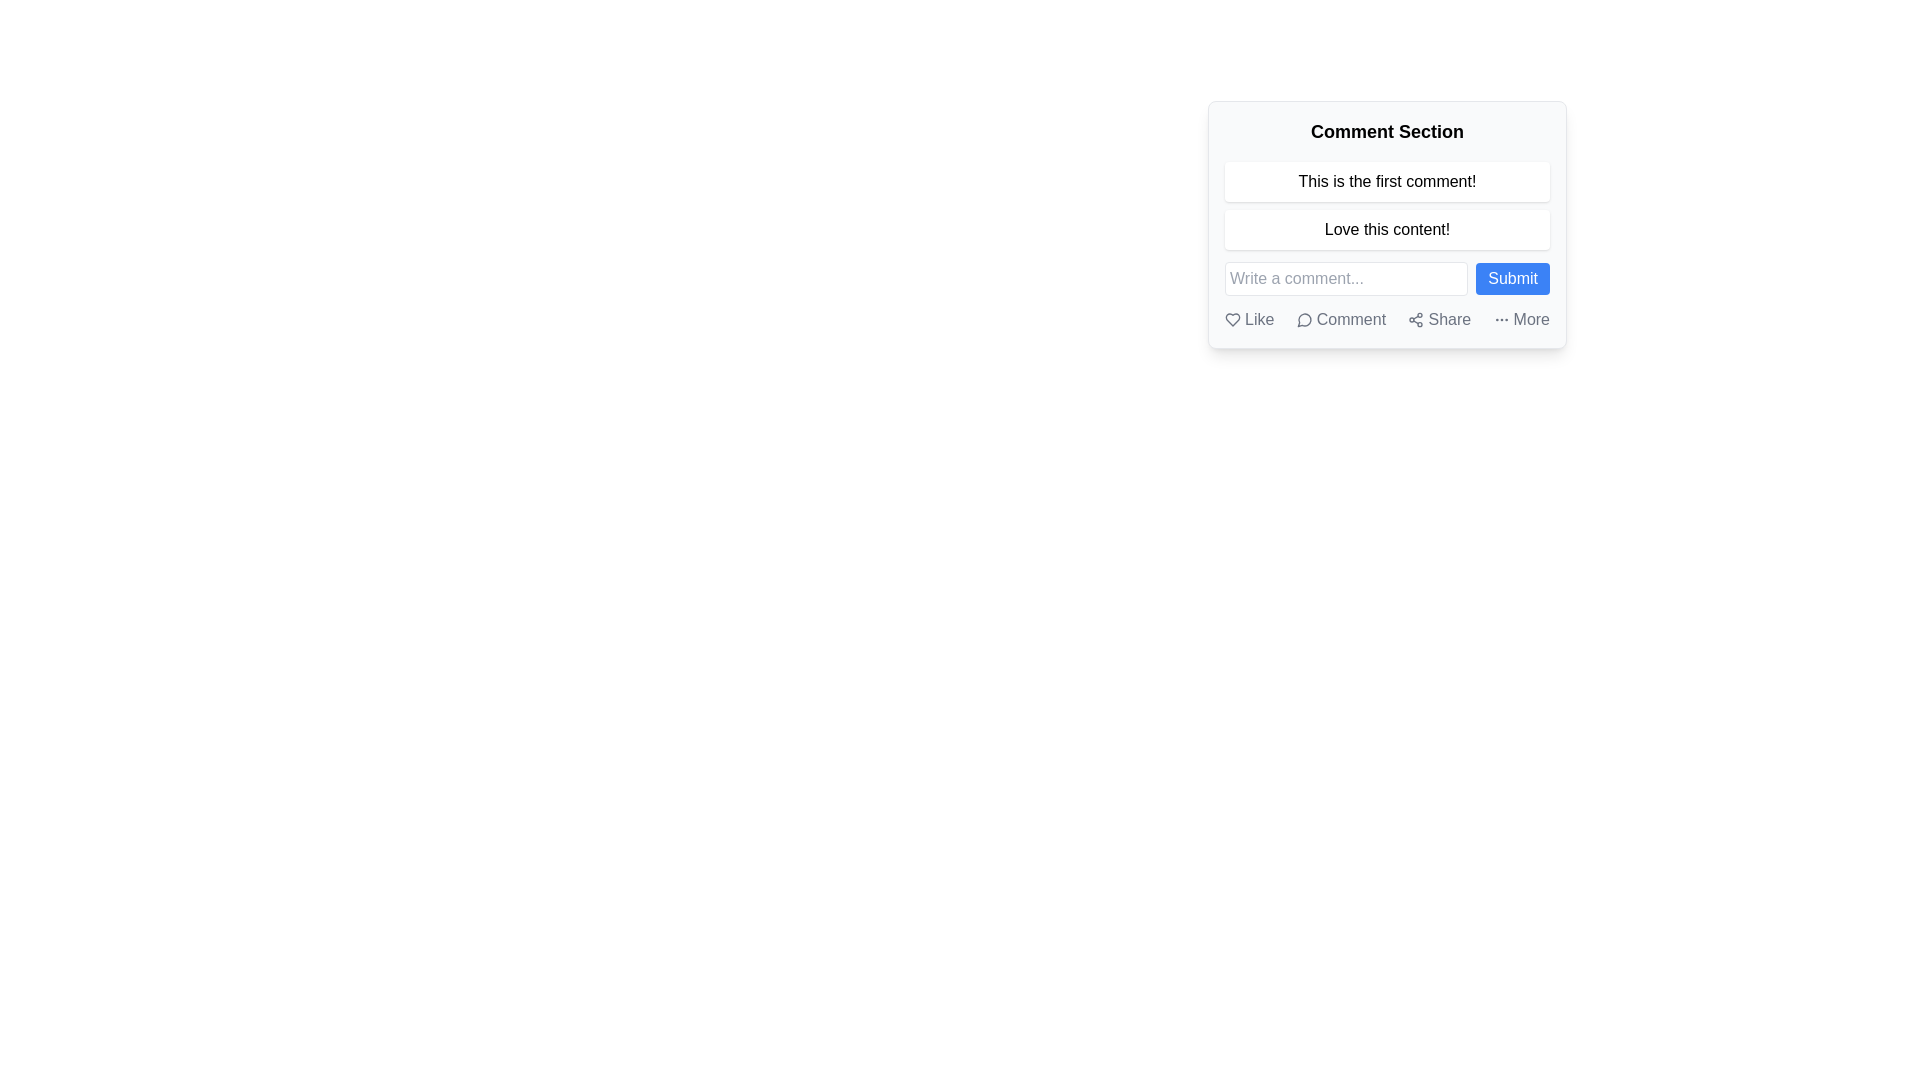 The height and width of the screenshot is (1080, 1920). Describe the element at coordinates (1530, 319) in the screenshot. I see `the text label displaying 'More' located in the bottom-right corner of the comment section interface, under the 'Share' button, using drag-and-drop functionality` at that location.